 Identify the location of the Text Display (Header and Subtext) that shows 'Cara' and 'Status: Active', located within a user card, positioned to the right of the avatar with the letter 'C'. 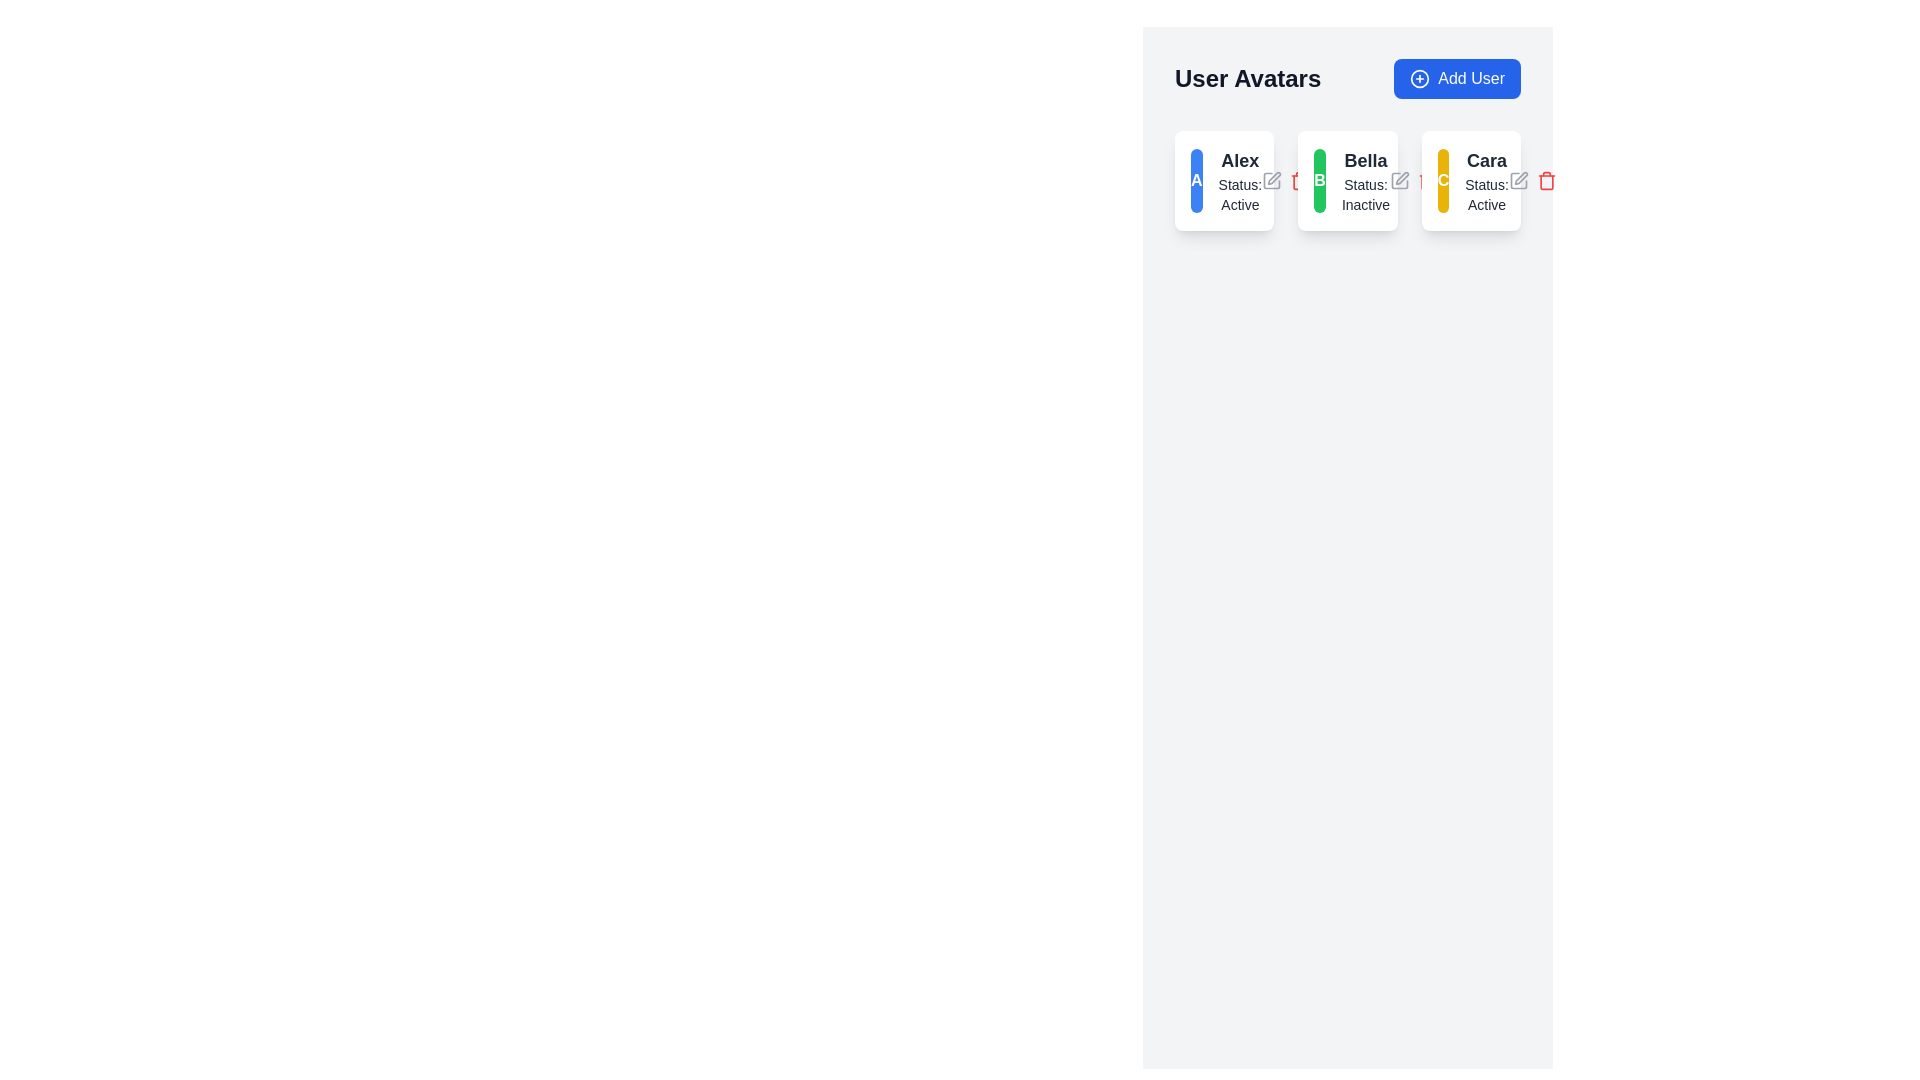
(1487, 181).